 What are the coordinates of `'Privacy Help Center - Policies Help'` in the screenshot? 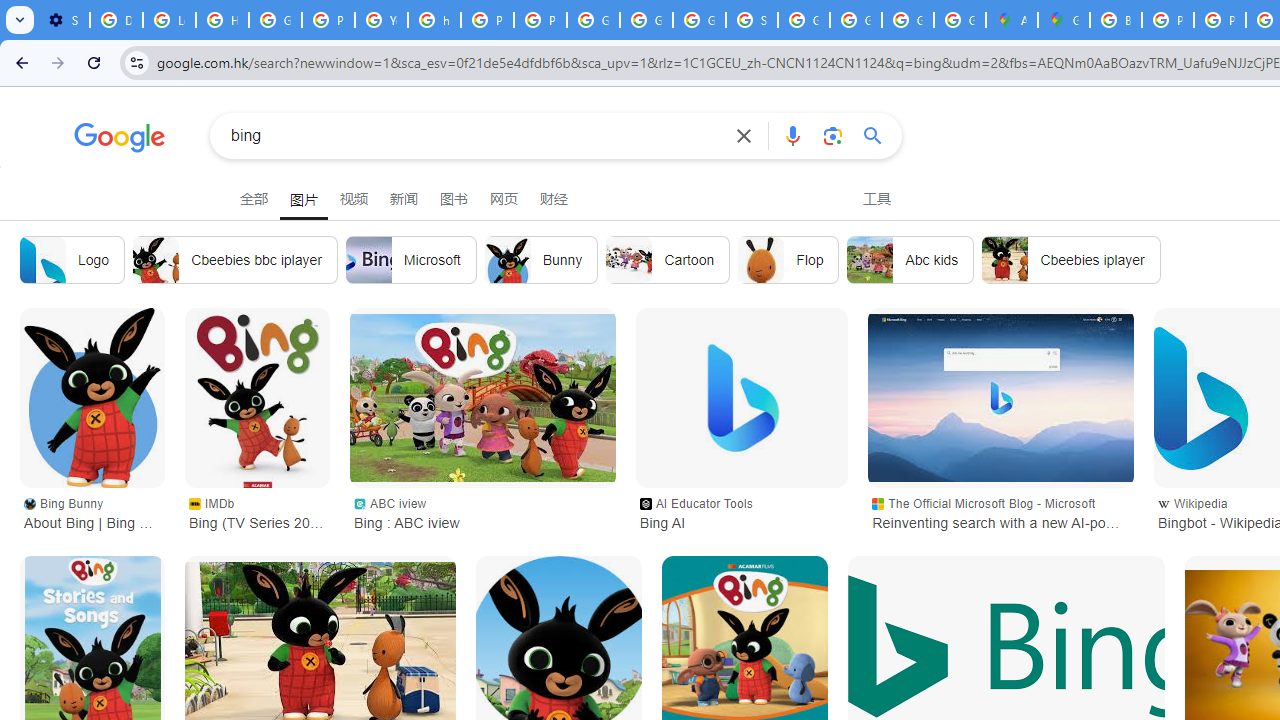 It's located at (1218, 20).